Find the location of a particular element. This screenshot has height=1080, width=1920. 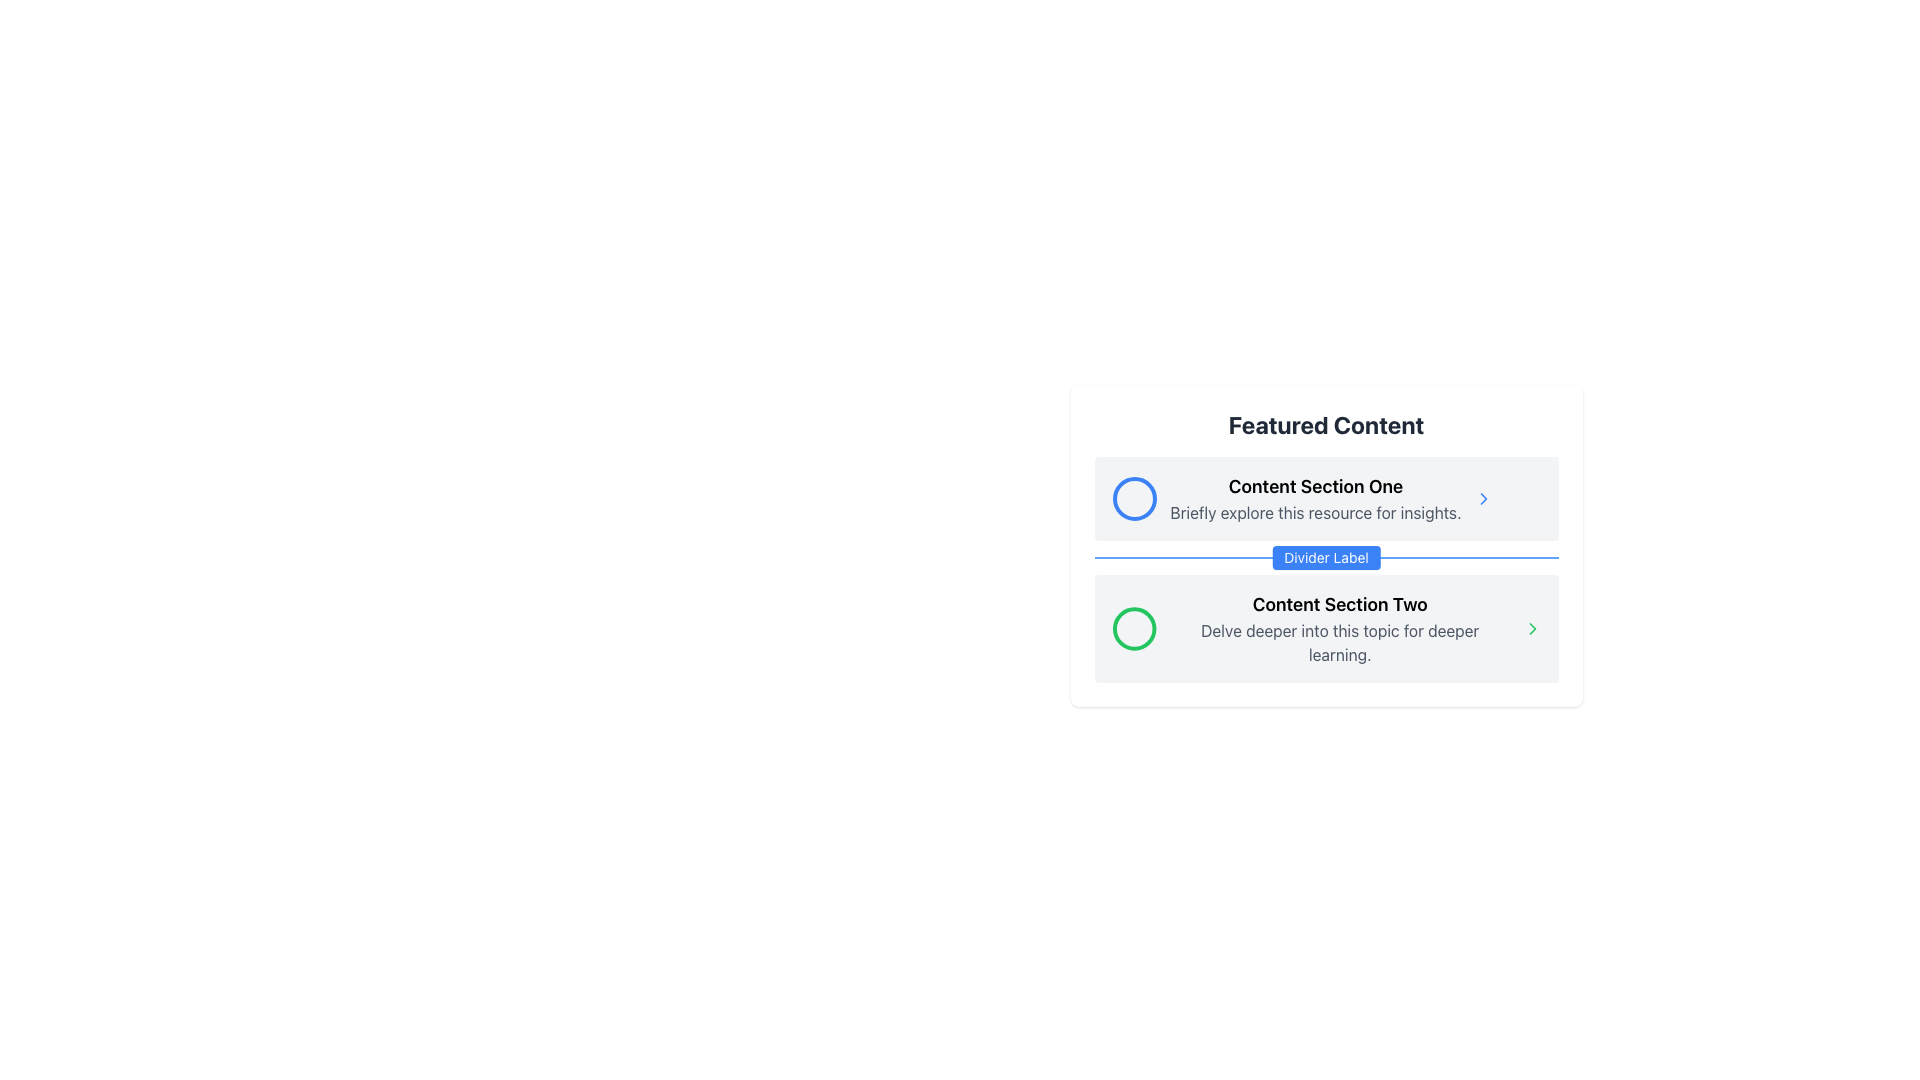

the green chevron icon located at the far right edge of the 'Content Section Two' panel is located at coordinates (1531, 627).